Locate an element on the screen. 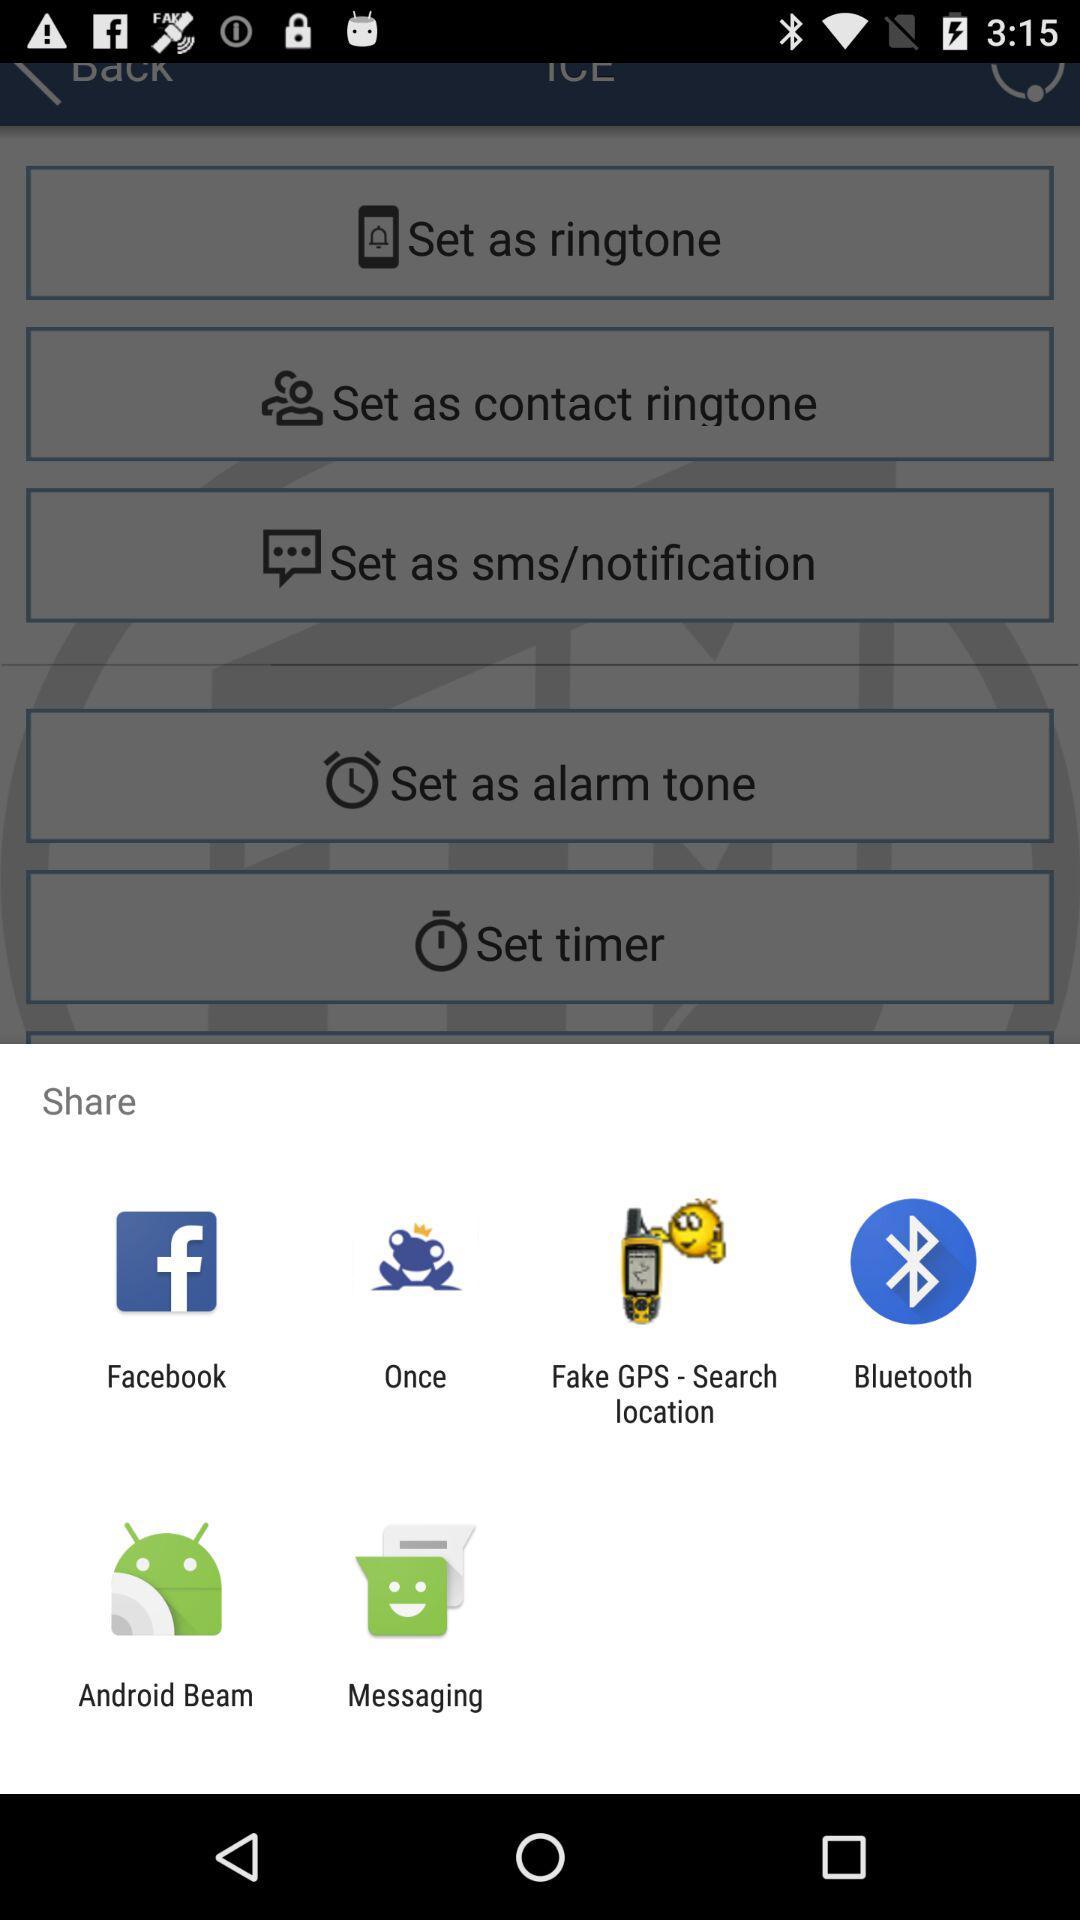  the app next to the messaging item is located at coordinates (165, 1711).